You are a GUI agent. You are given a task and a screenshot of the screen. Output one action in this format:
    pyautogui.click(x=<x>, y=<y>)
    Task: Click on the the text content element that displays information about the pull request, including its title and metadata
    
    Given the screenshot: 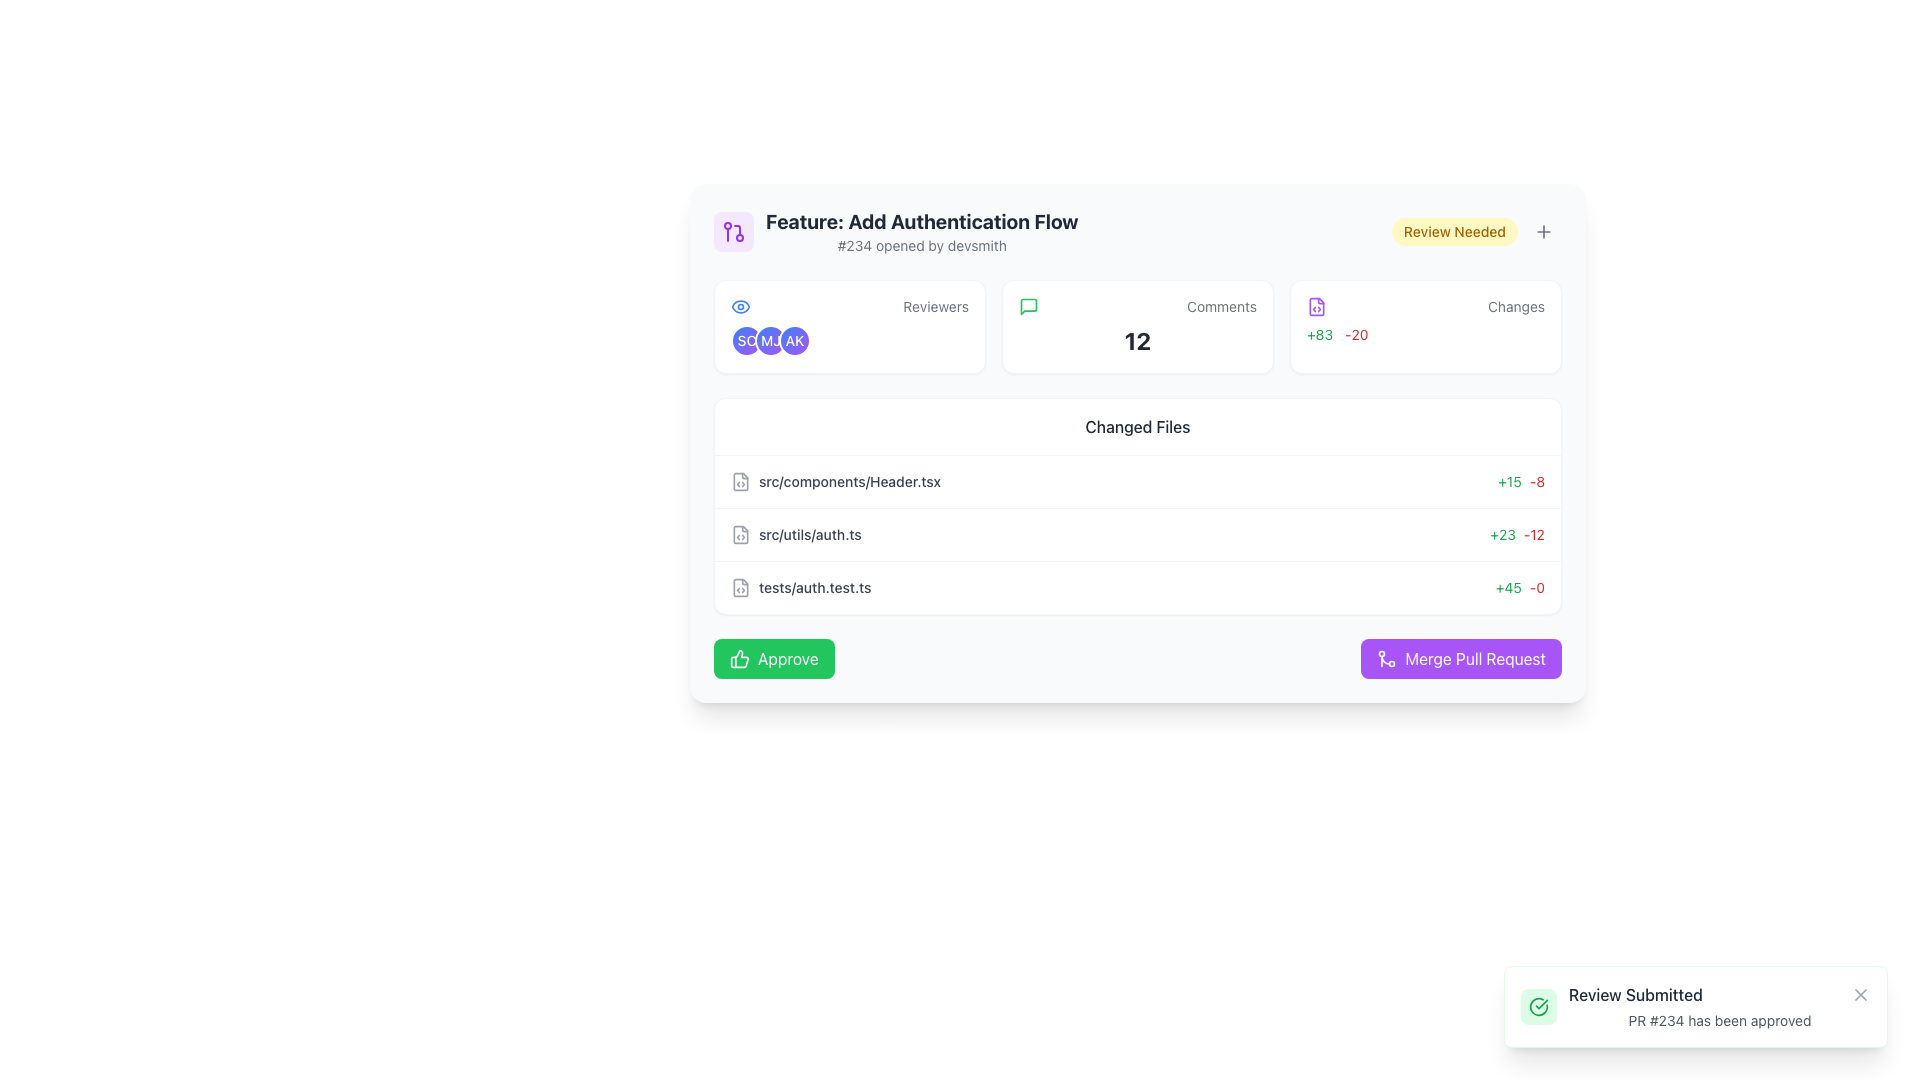 What is the action you would take?
    pyautogui.click(x=895, y=230)
    